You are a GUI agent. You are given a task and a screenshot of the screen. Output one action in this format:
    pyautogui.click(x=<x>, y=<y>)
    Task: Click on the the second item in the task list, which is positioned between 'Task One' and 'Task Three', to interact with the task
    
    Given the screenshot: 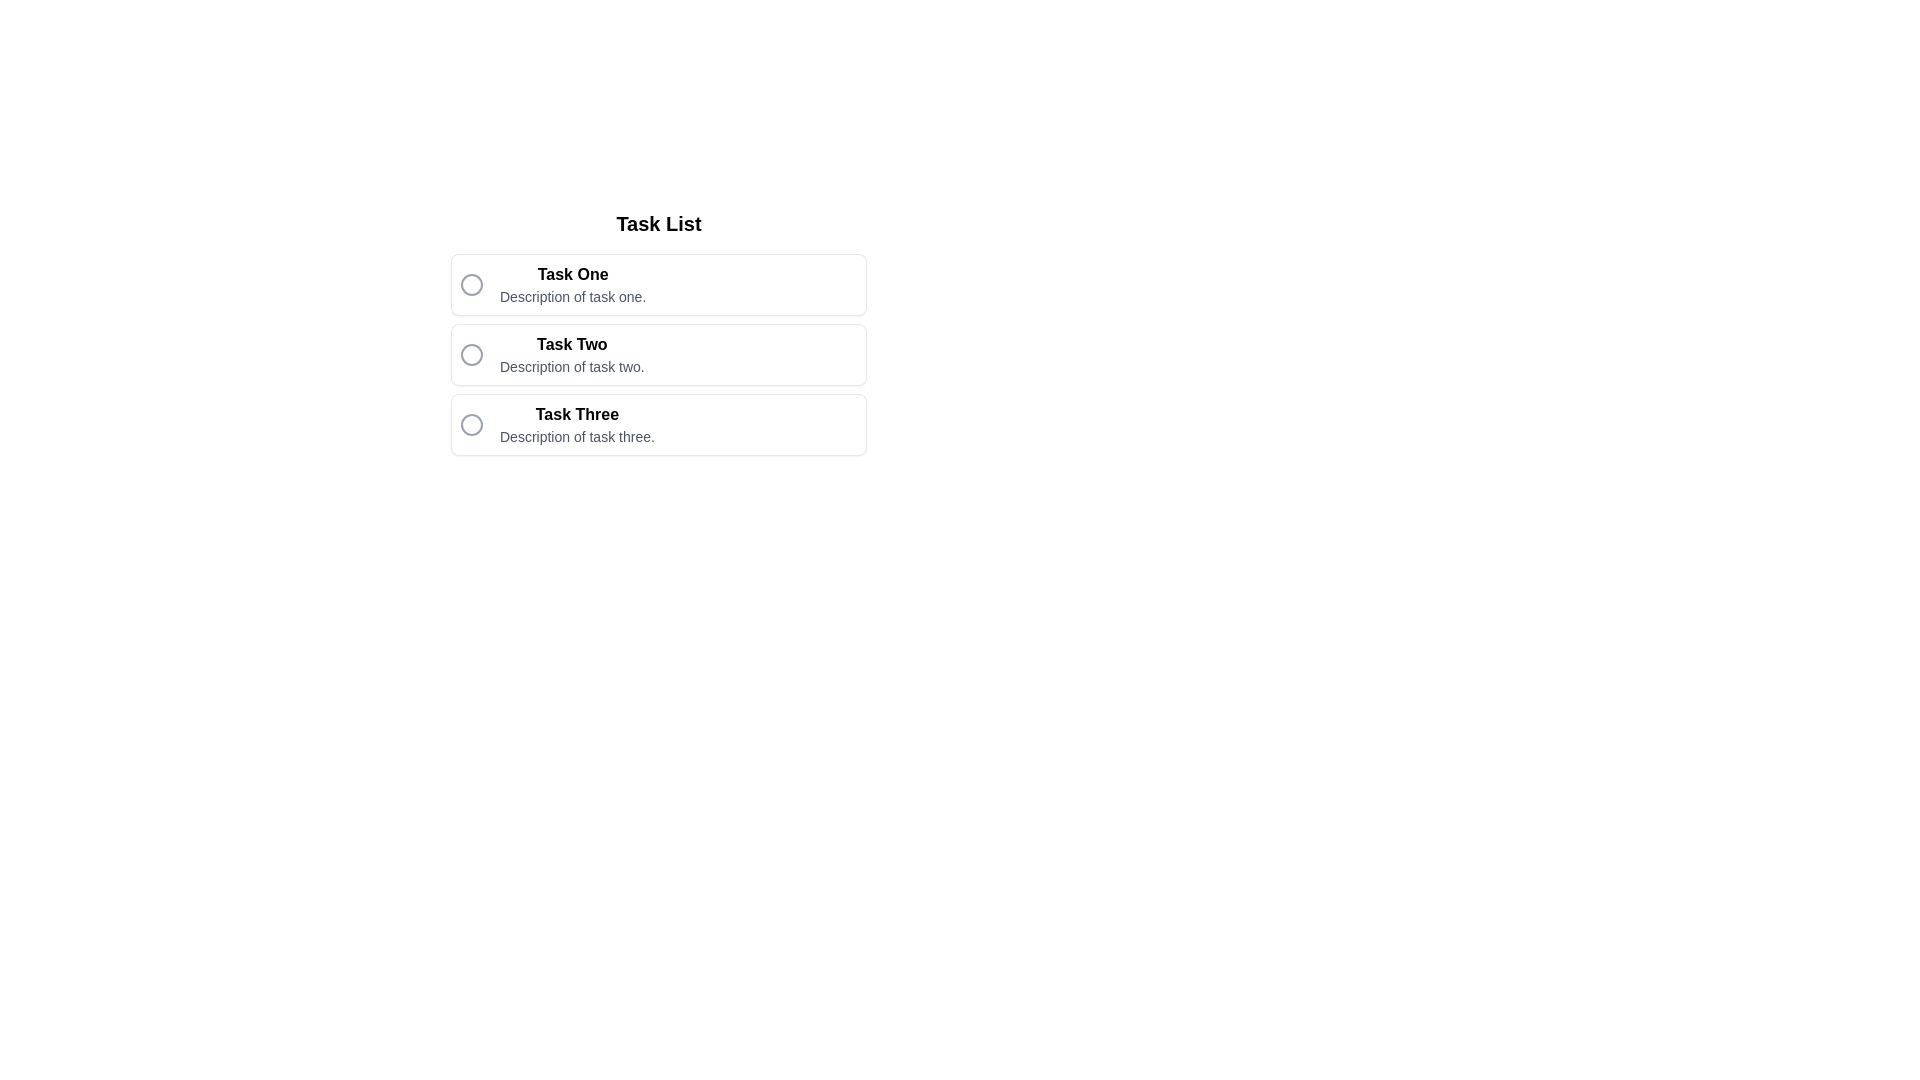 What is the action you would take?
    pyautogui.click(x=658, y=353)
    